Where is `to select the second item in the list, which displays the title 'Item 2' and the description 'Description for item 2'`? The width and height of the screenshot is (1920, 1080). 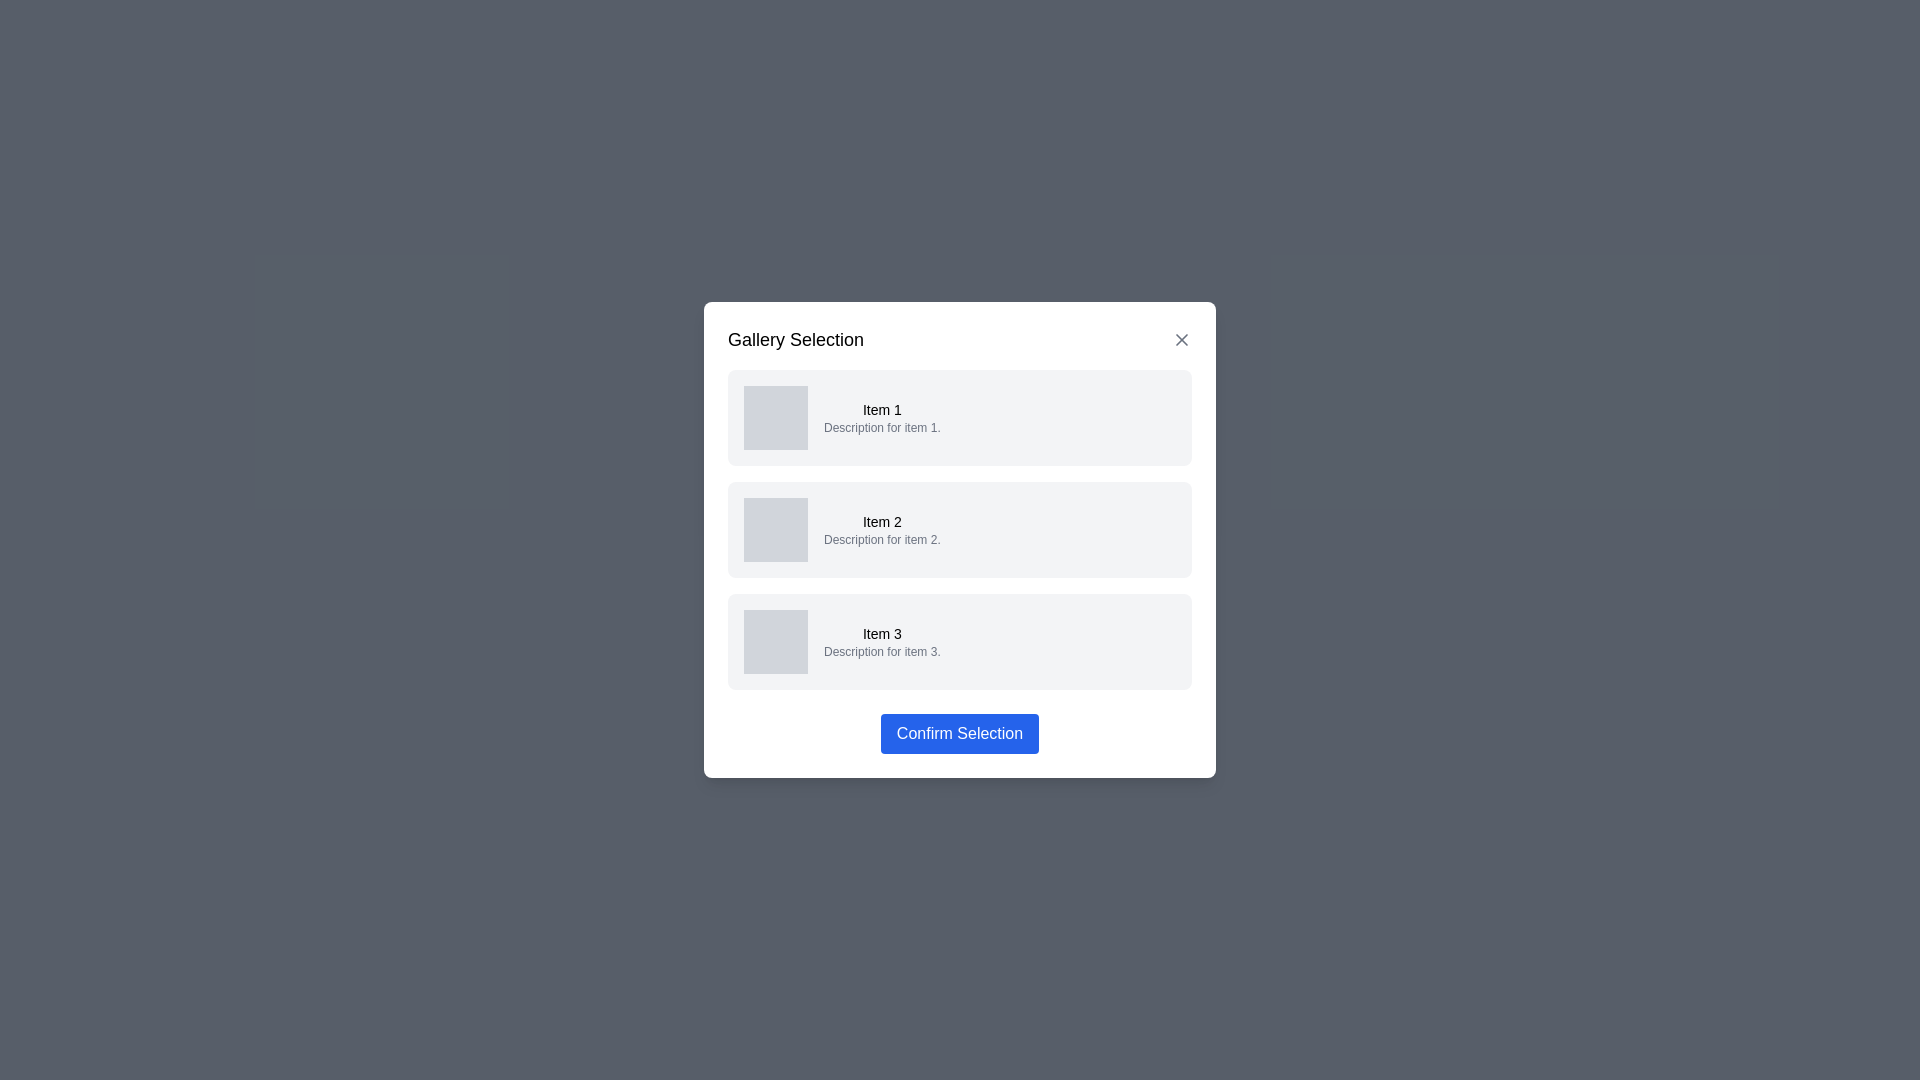
to select the second item in the list, which displays the title 'Item 2' and the description 'Description for item 2' is located at coordinates (960, 540).